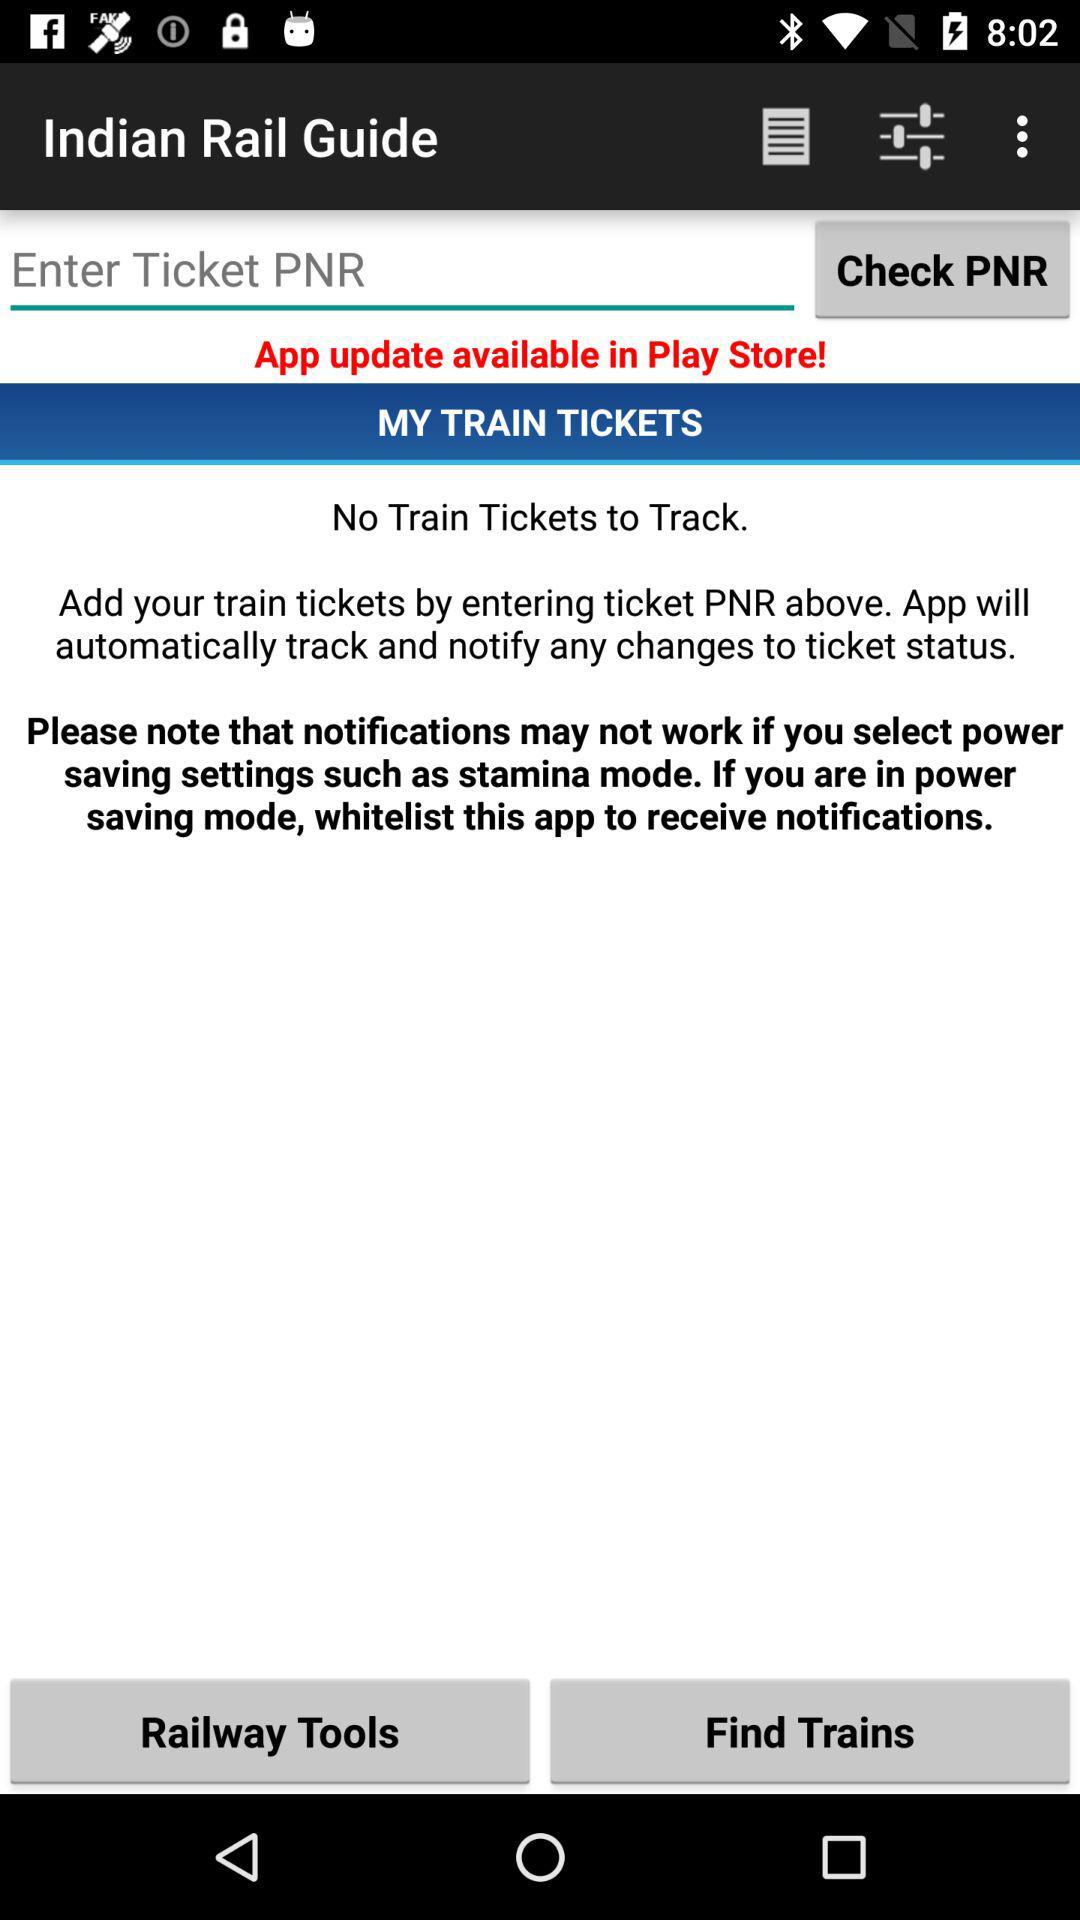  What do you see at coordinates (810, 1730) in the screenshot?
I see `the item to the right of railway tools icon` at bounding box center [810, 1730].